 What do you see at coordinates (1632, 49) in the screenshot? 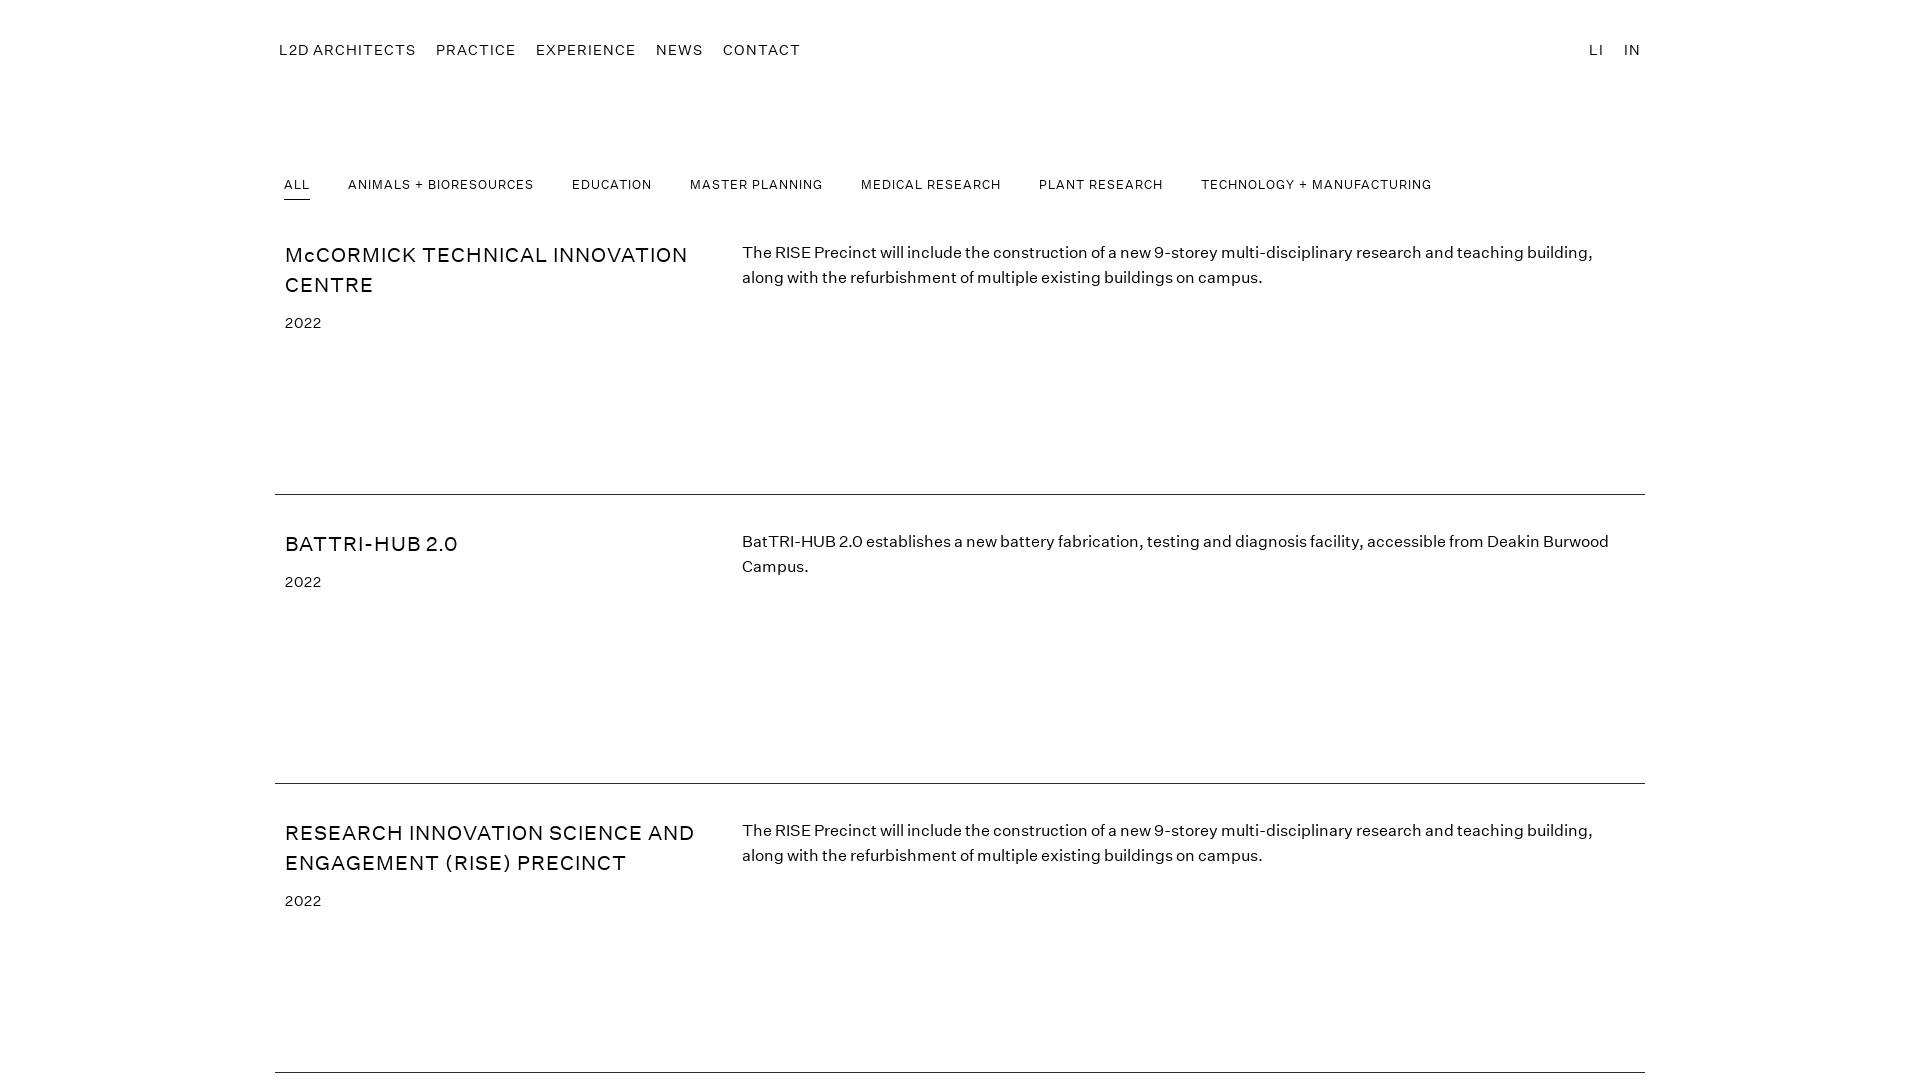
I see `'IN'` at bounding box center [1632, 49].